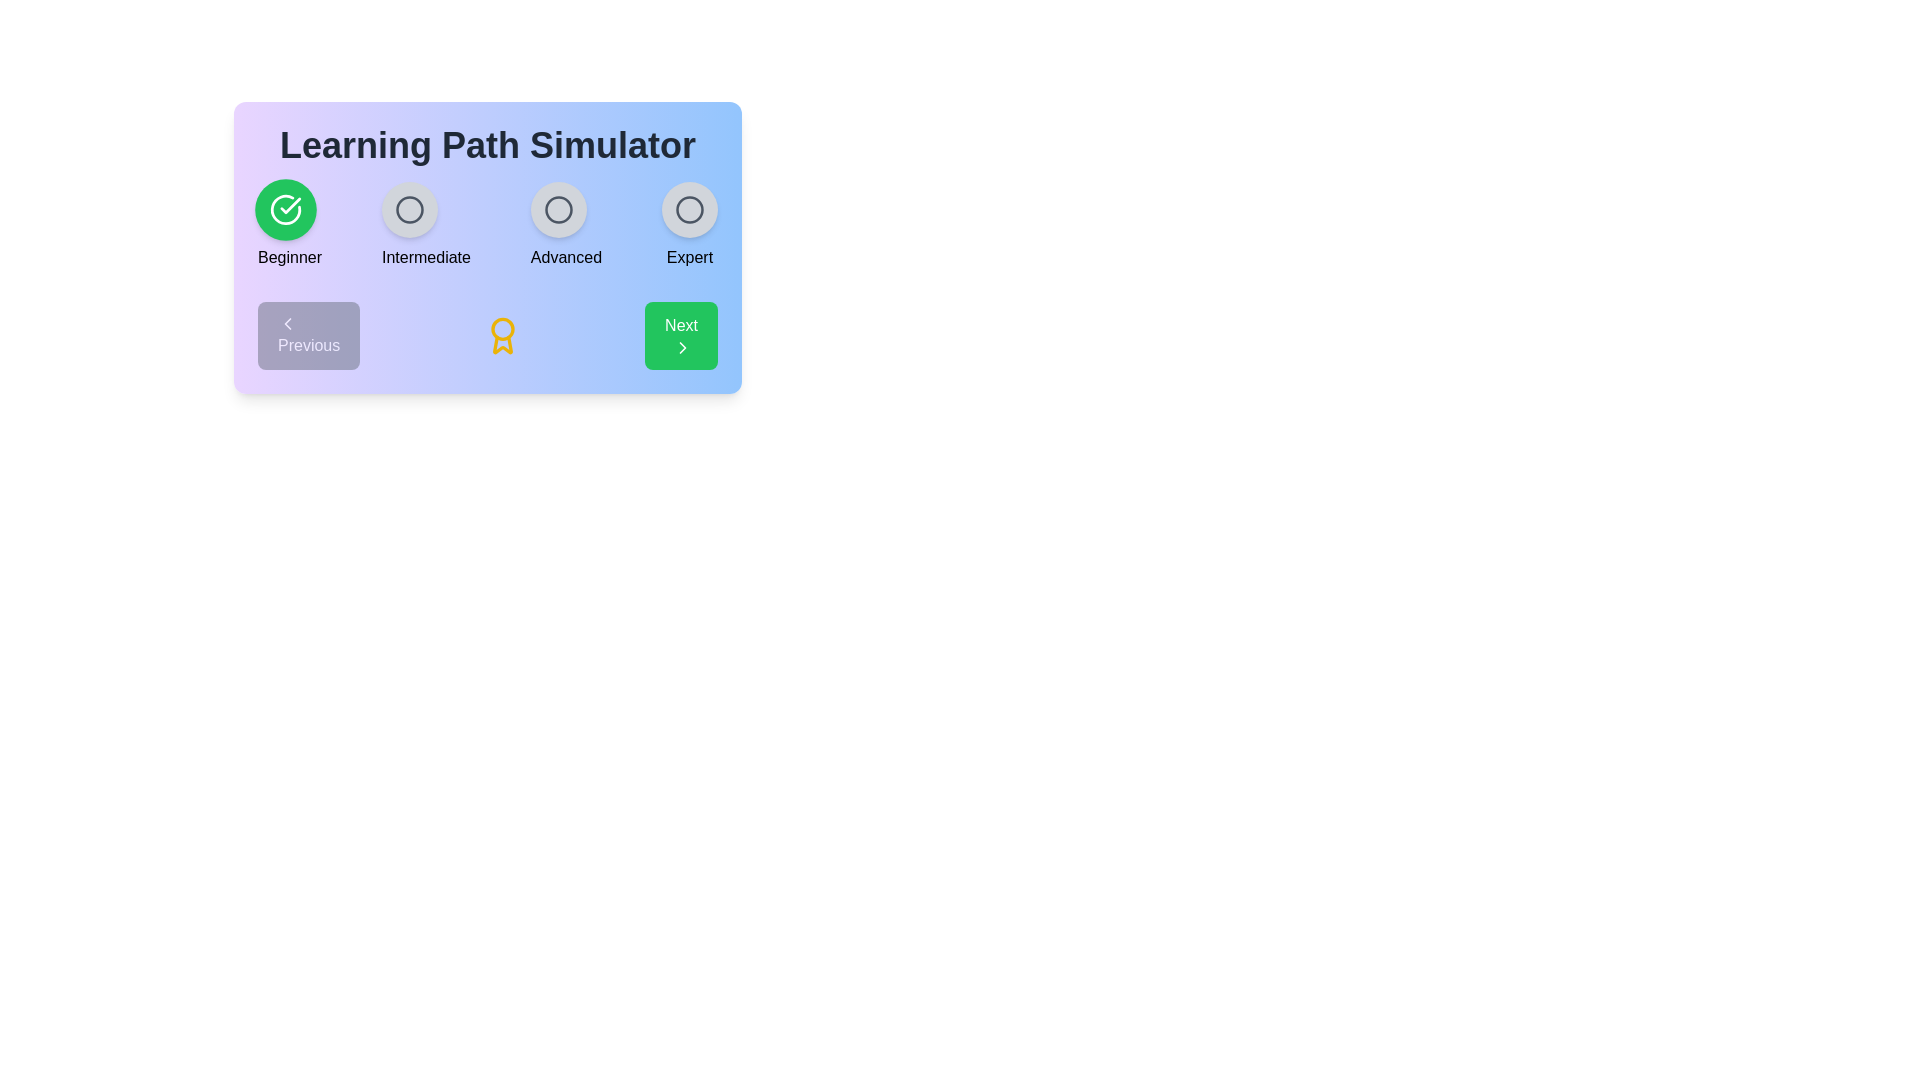 This screenshot has height=1080, width=1920. I want to click on the circular green icon with a checkmark indicating selection, located to the left of the 'Beginner' text in the top-left region of the user interface, so click(285, 209).